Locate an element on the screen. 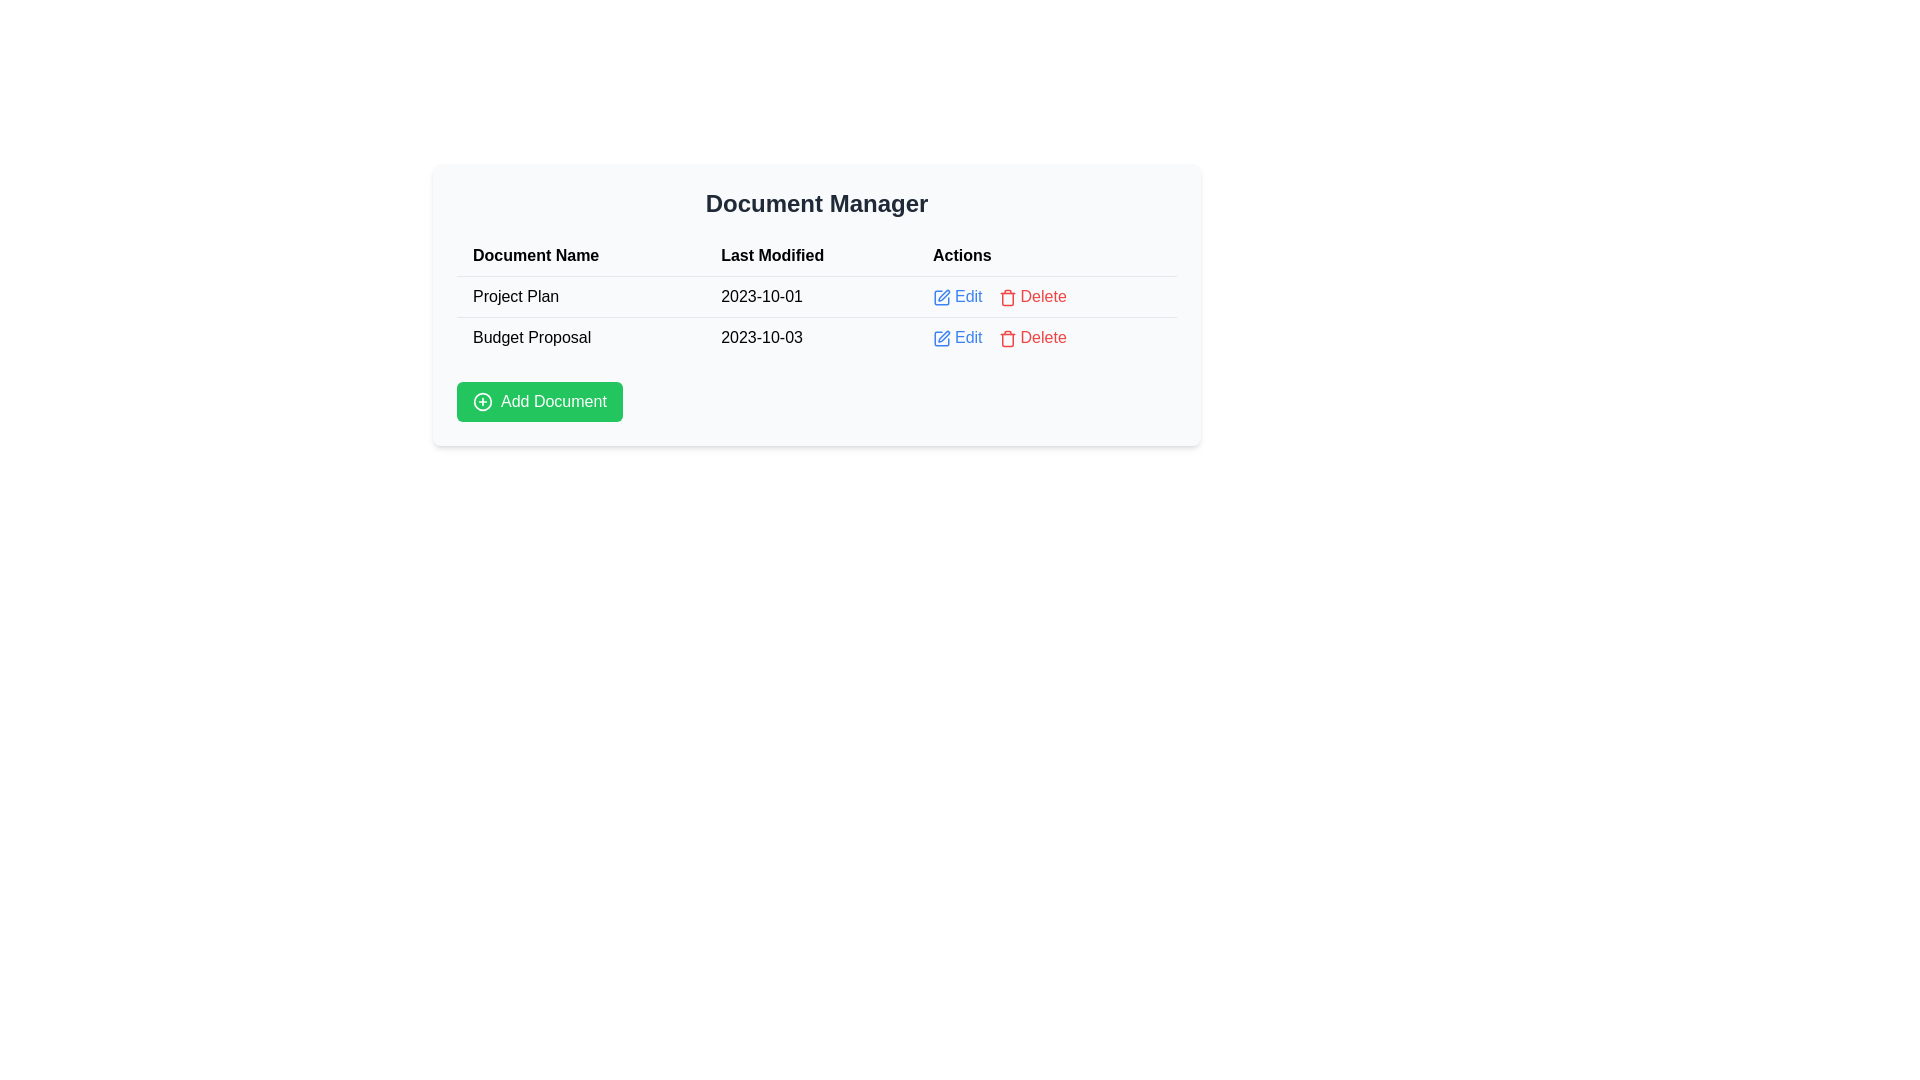 This screenshot has width=1920, height=1080. the edit icon located in the first row of the 'Actions' column in the table to initiate an edit action for the respective document entry is located at coordinates (943, 295).